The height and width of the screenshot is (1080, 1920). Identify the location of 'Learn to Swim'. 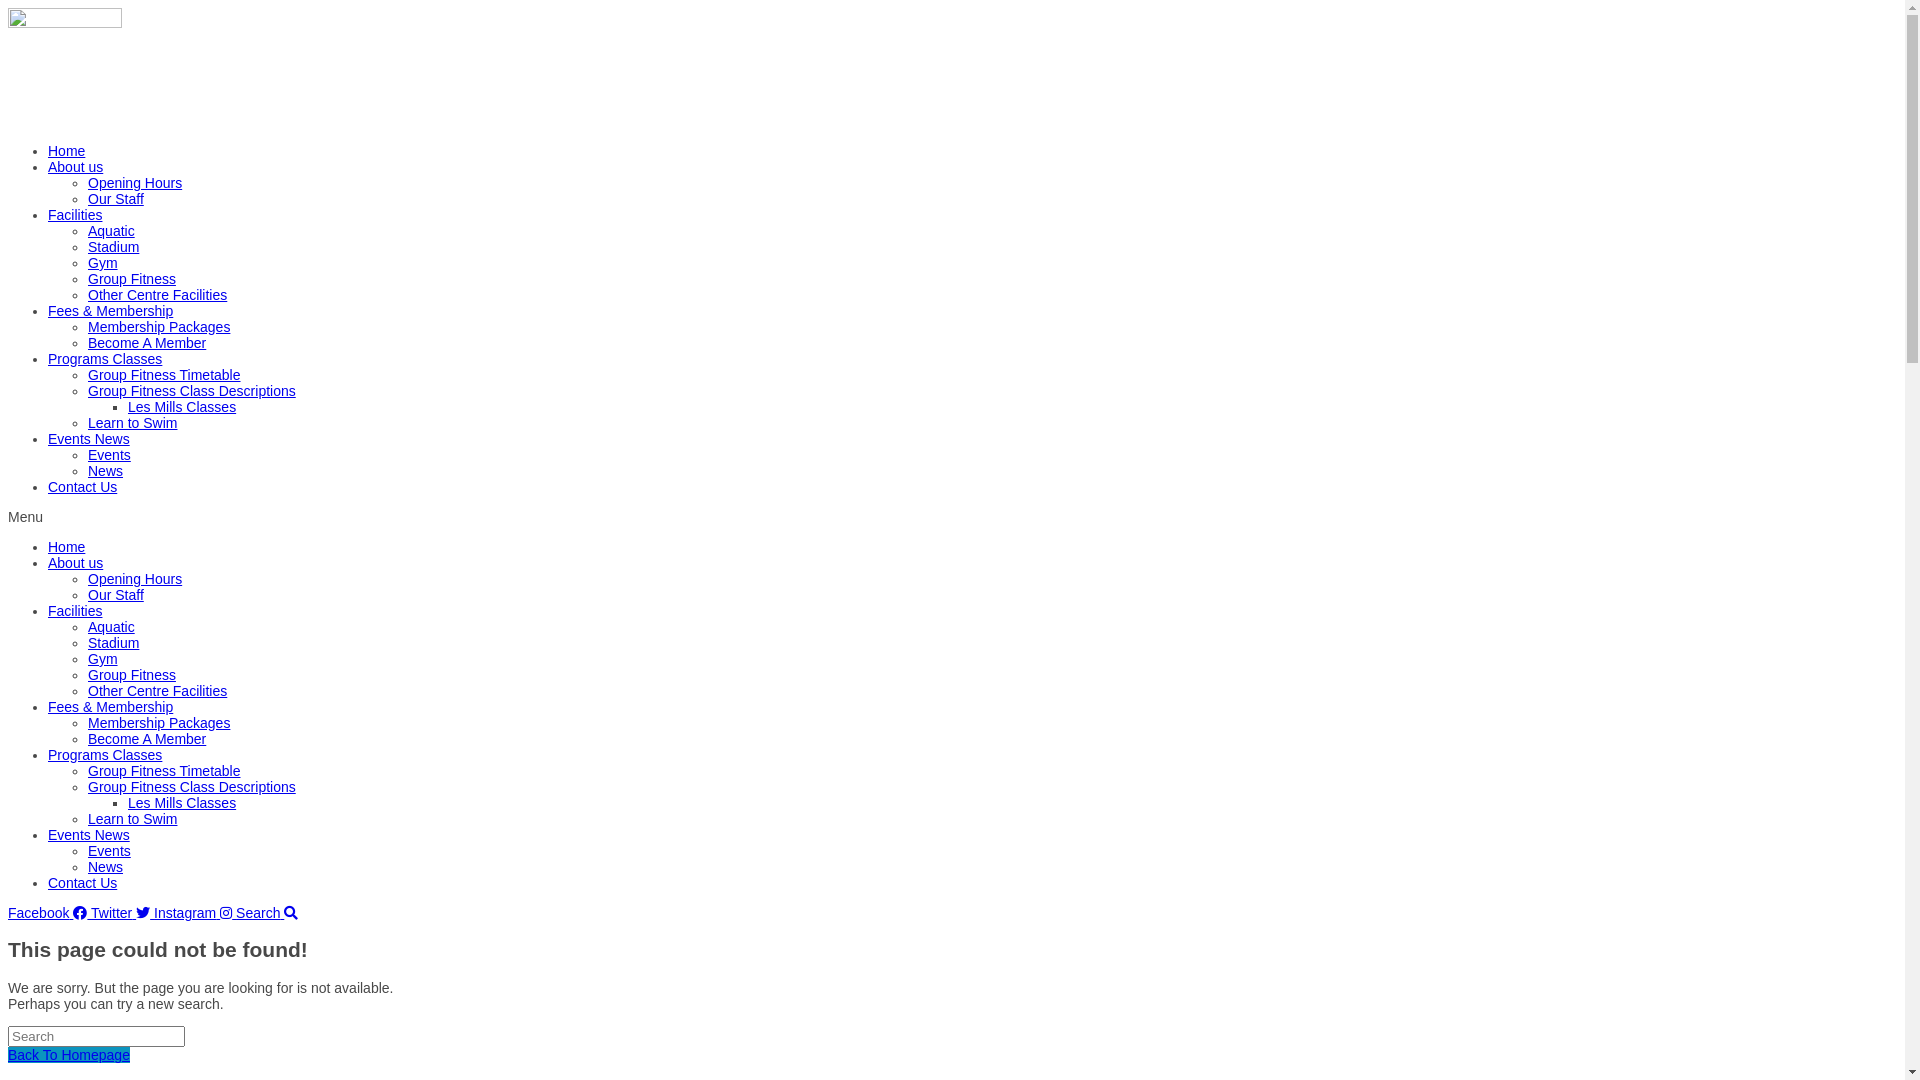
(131, 818).